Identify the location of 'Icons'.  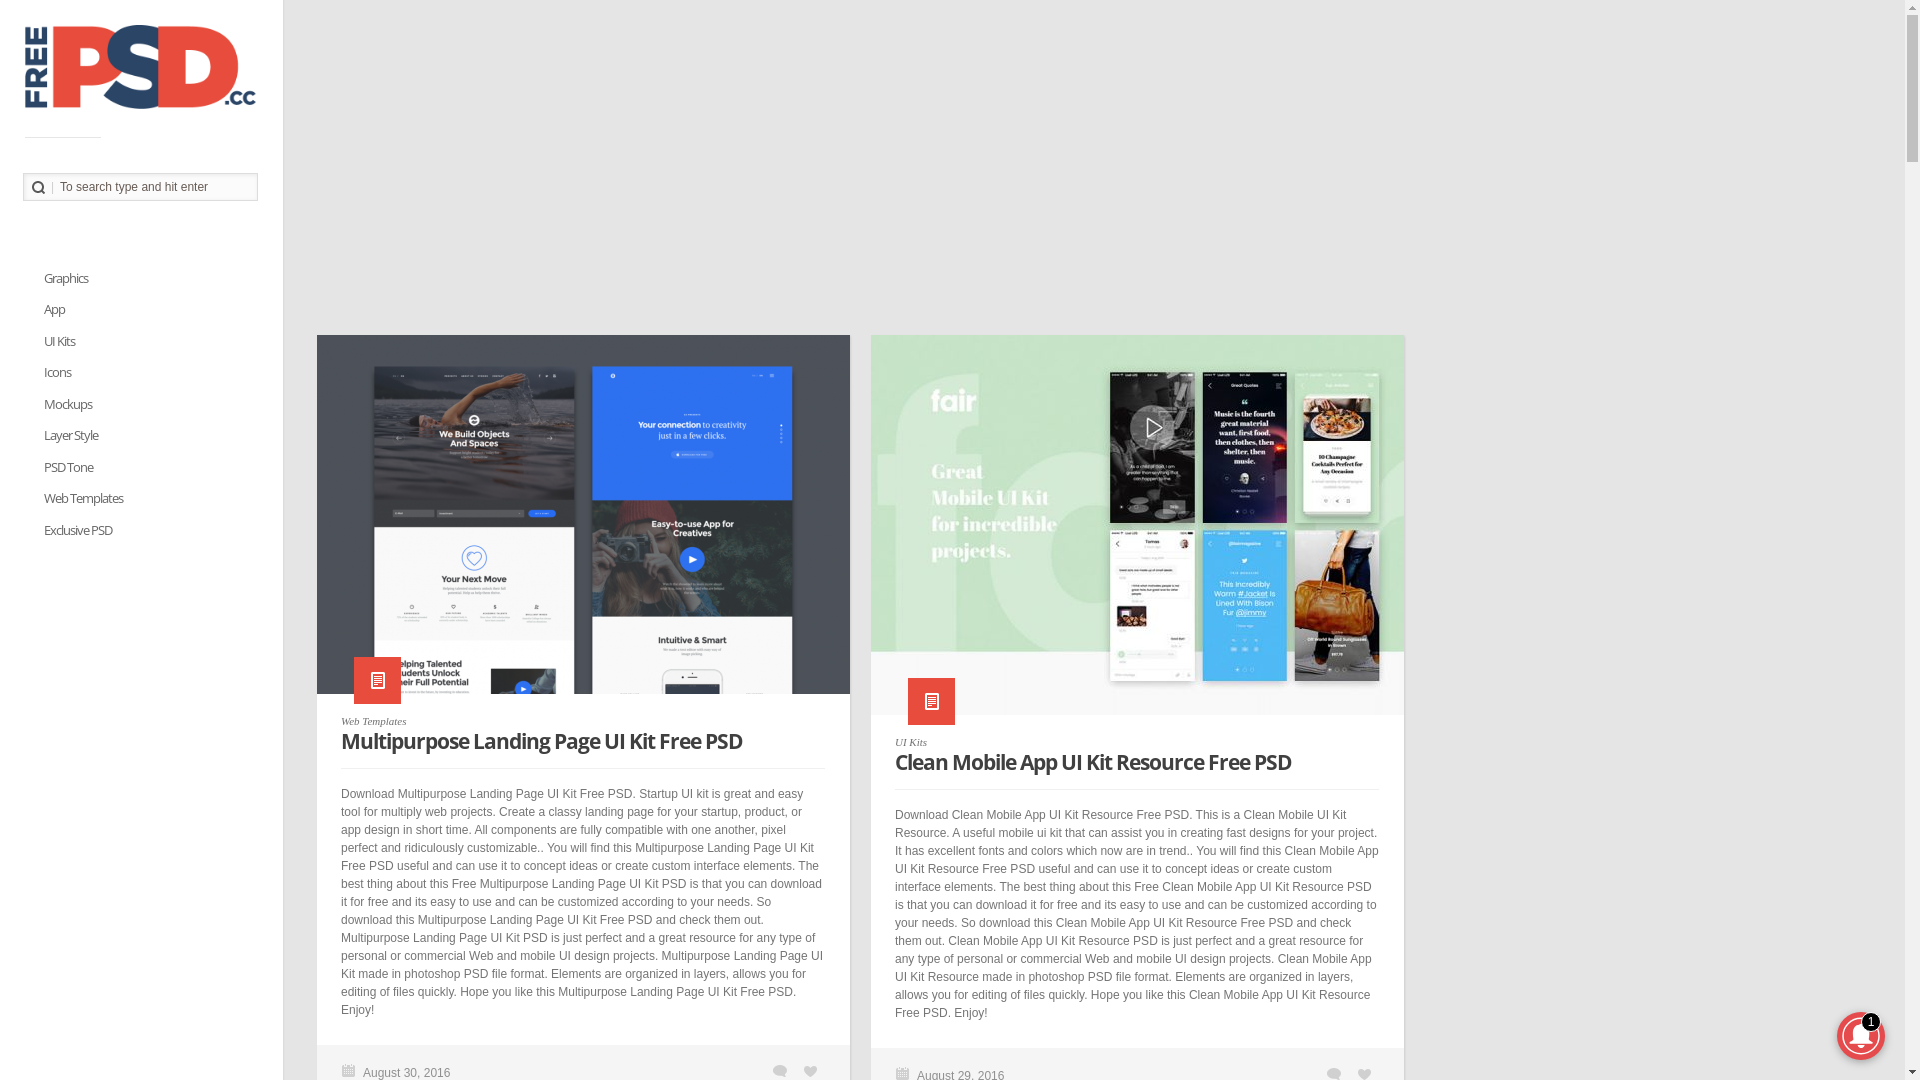
(57, 372).